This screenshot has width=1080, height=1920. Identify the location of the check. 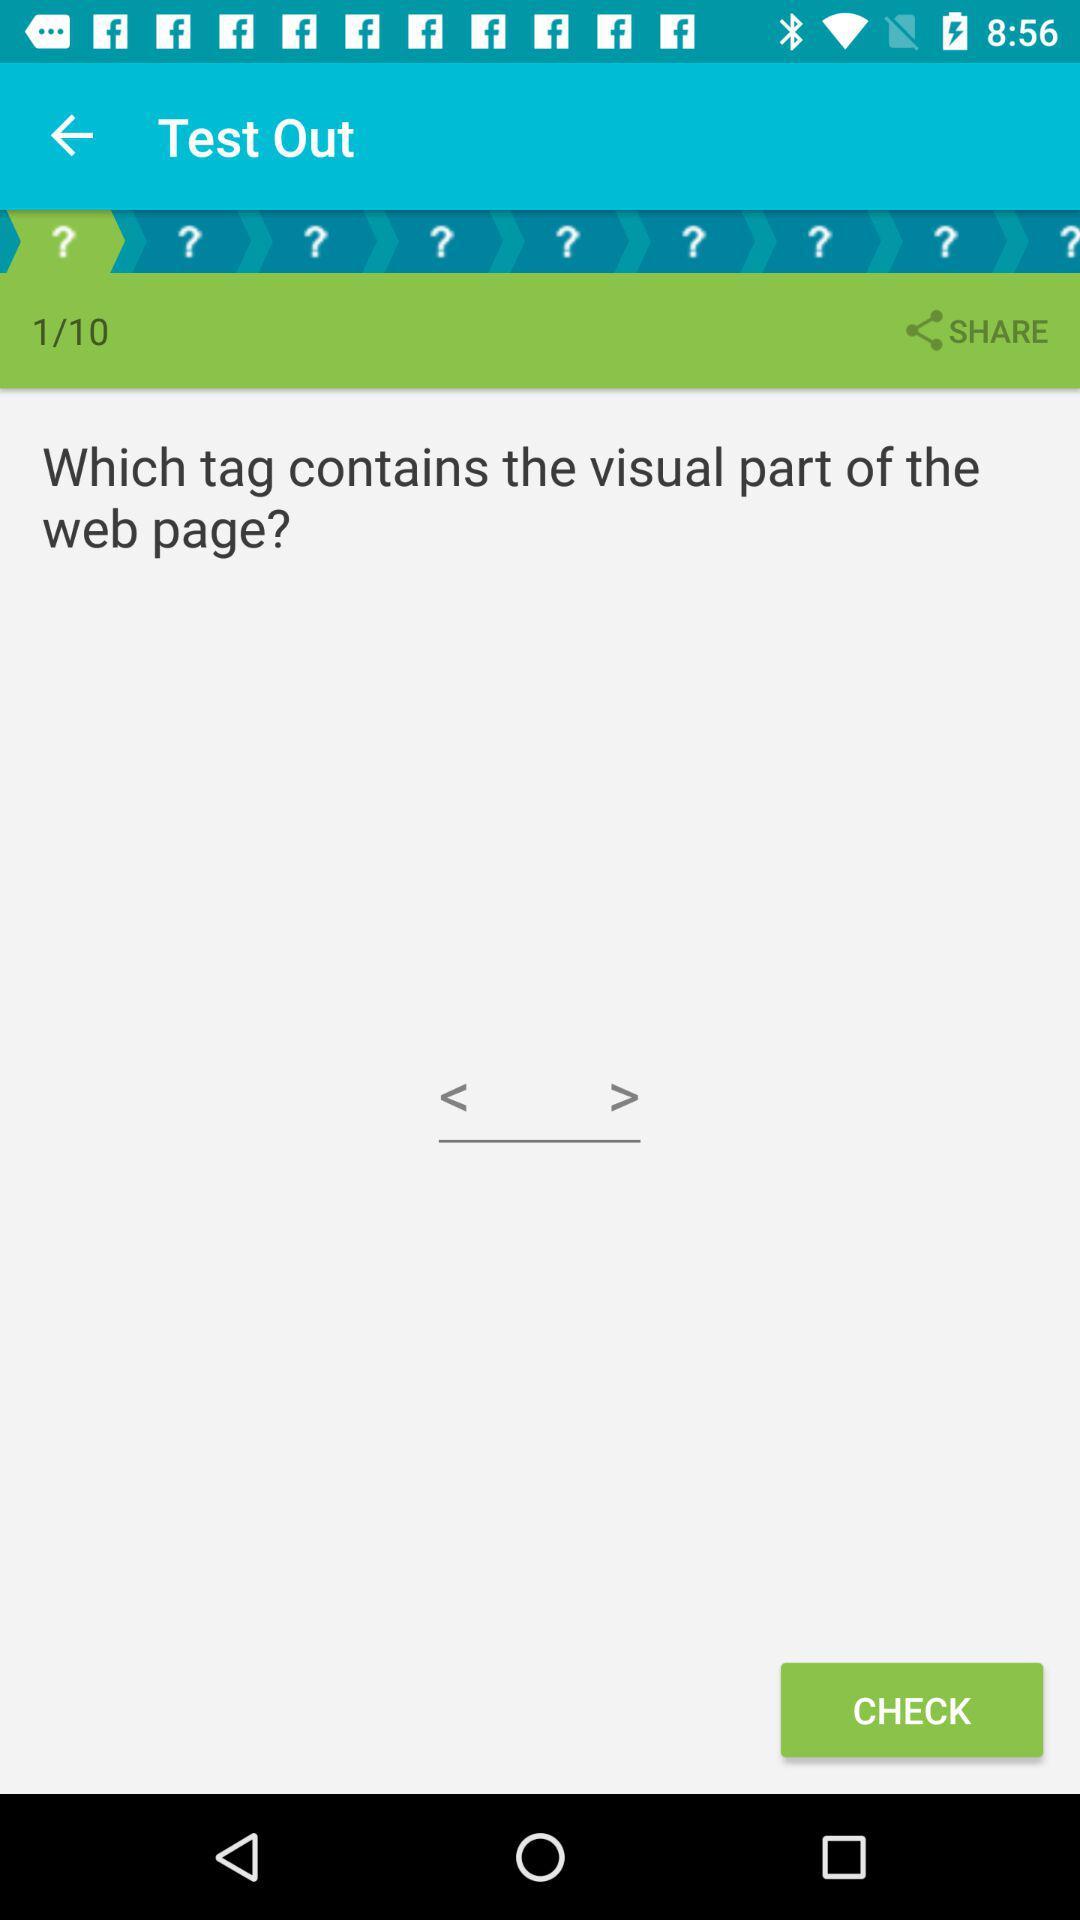
(911, 1708).